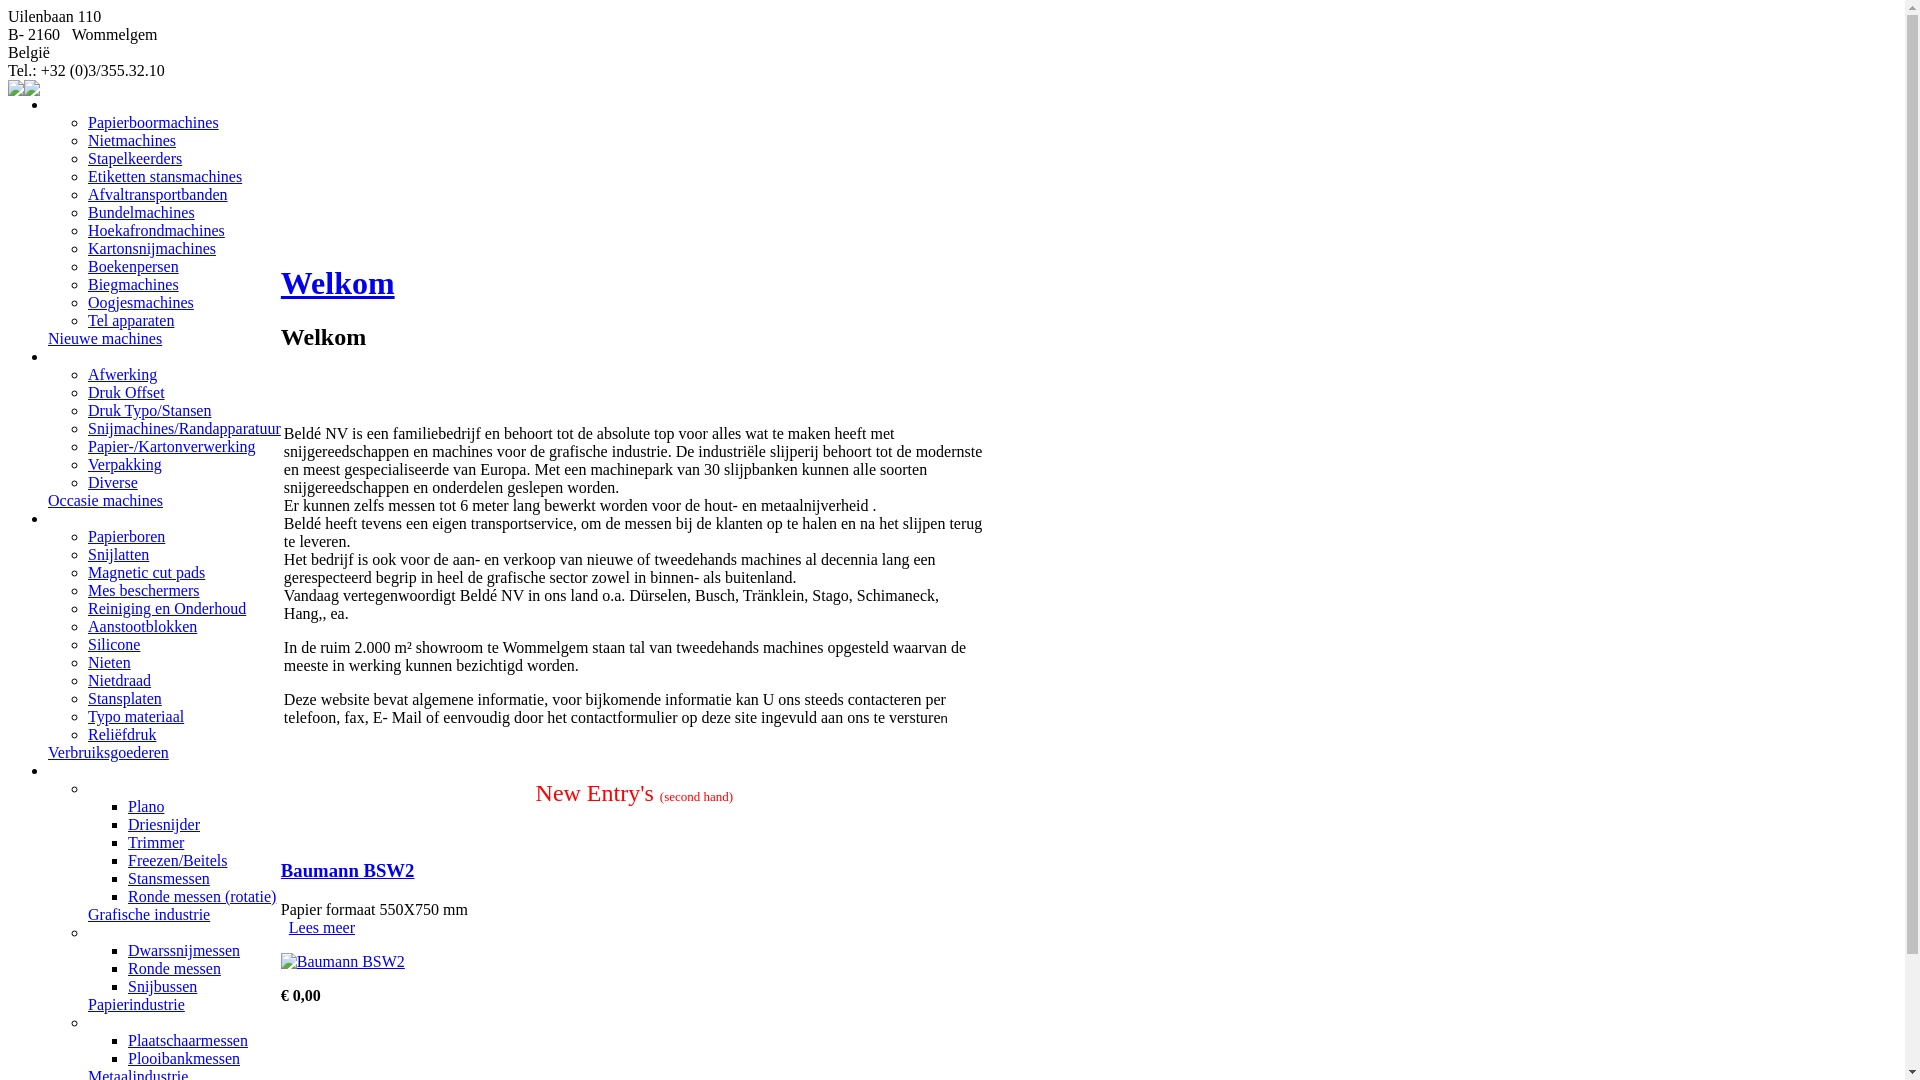 This screenshot has width=1920, height=1080. What do you see at coordinates (167, 607) in the screenshot?
I see `'Reiniging en Onderhoud'` at bounding box center [167, 607].